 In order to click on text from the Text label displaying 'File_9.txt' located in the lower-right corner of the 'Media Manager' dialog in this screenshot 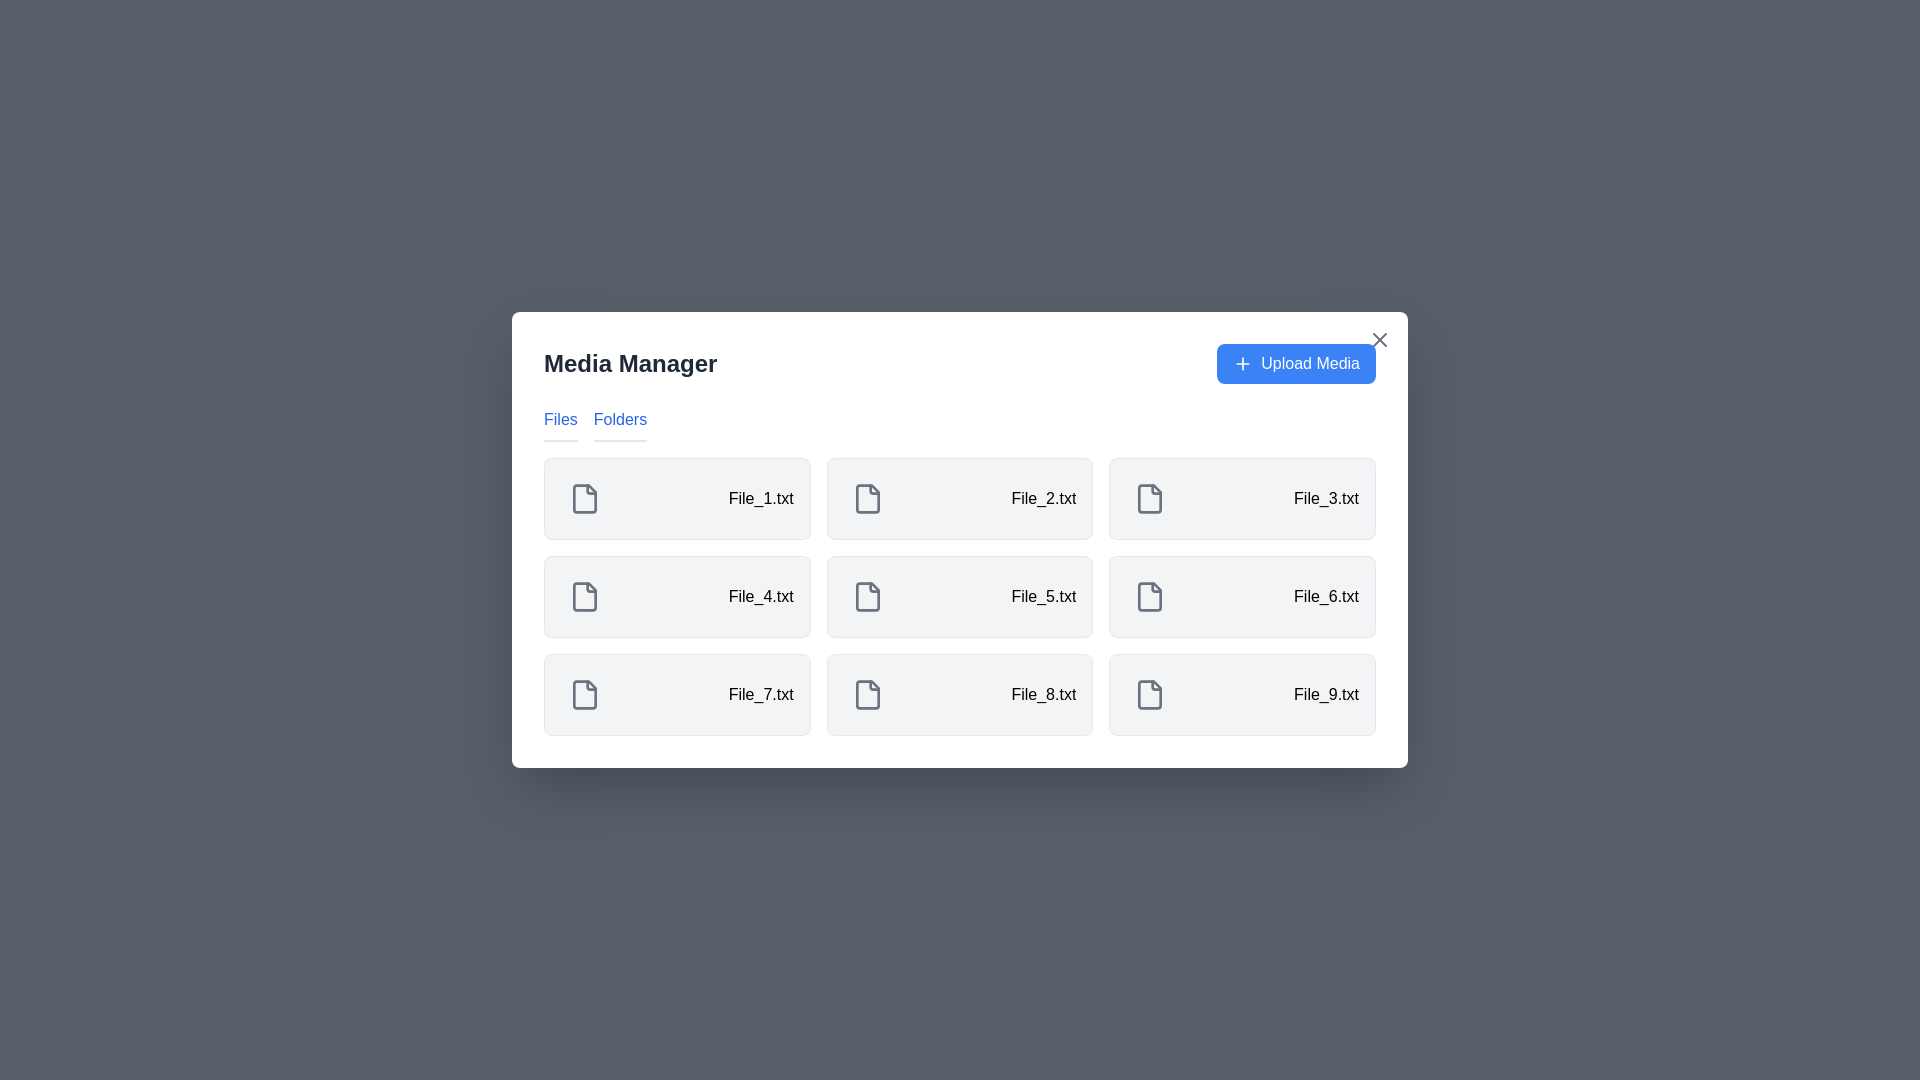, I will do `click(1326, 693)`.